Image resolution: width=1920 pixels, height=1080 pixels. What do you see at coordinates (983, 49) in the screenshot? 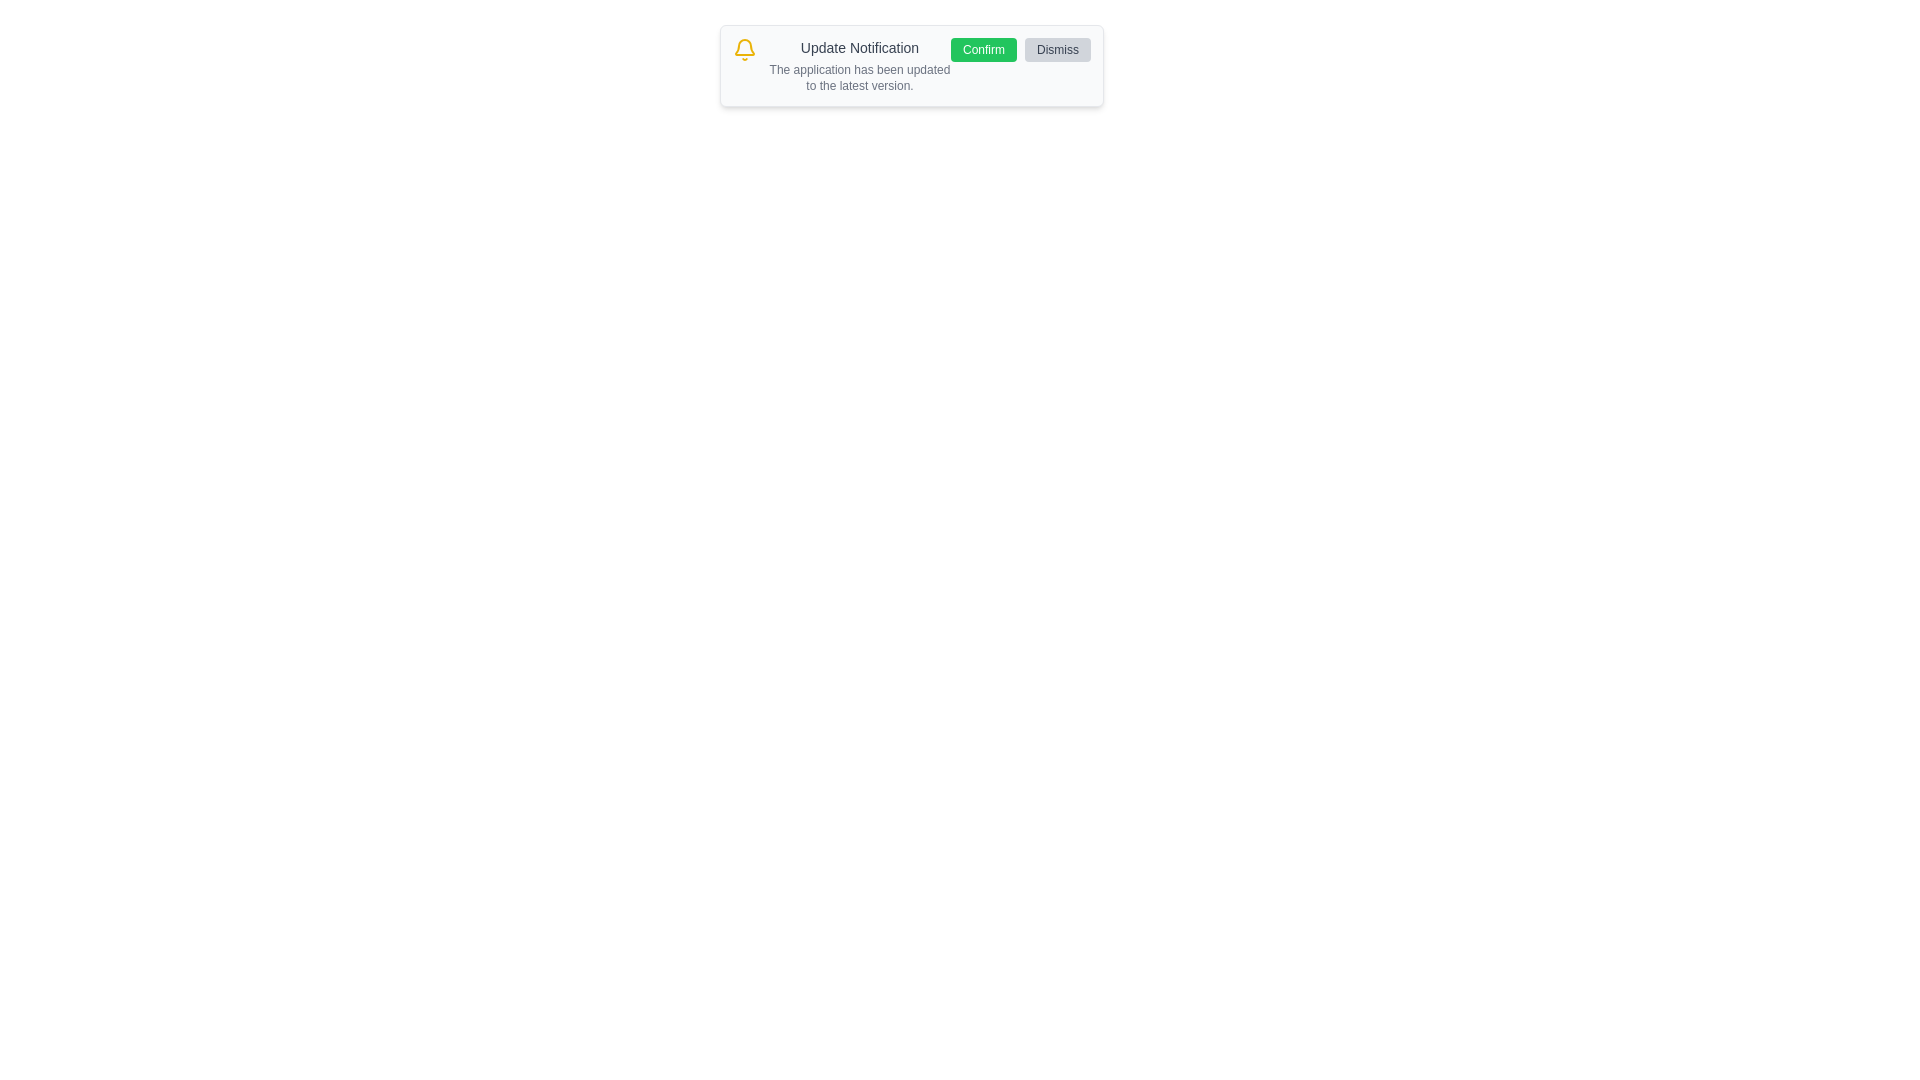
I see `the green 'Confirm' button with white text positioned at the top center of the interface to confirm the action` at bounding box center [983, 49].